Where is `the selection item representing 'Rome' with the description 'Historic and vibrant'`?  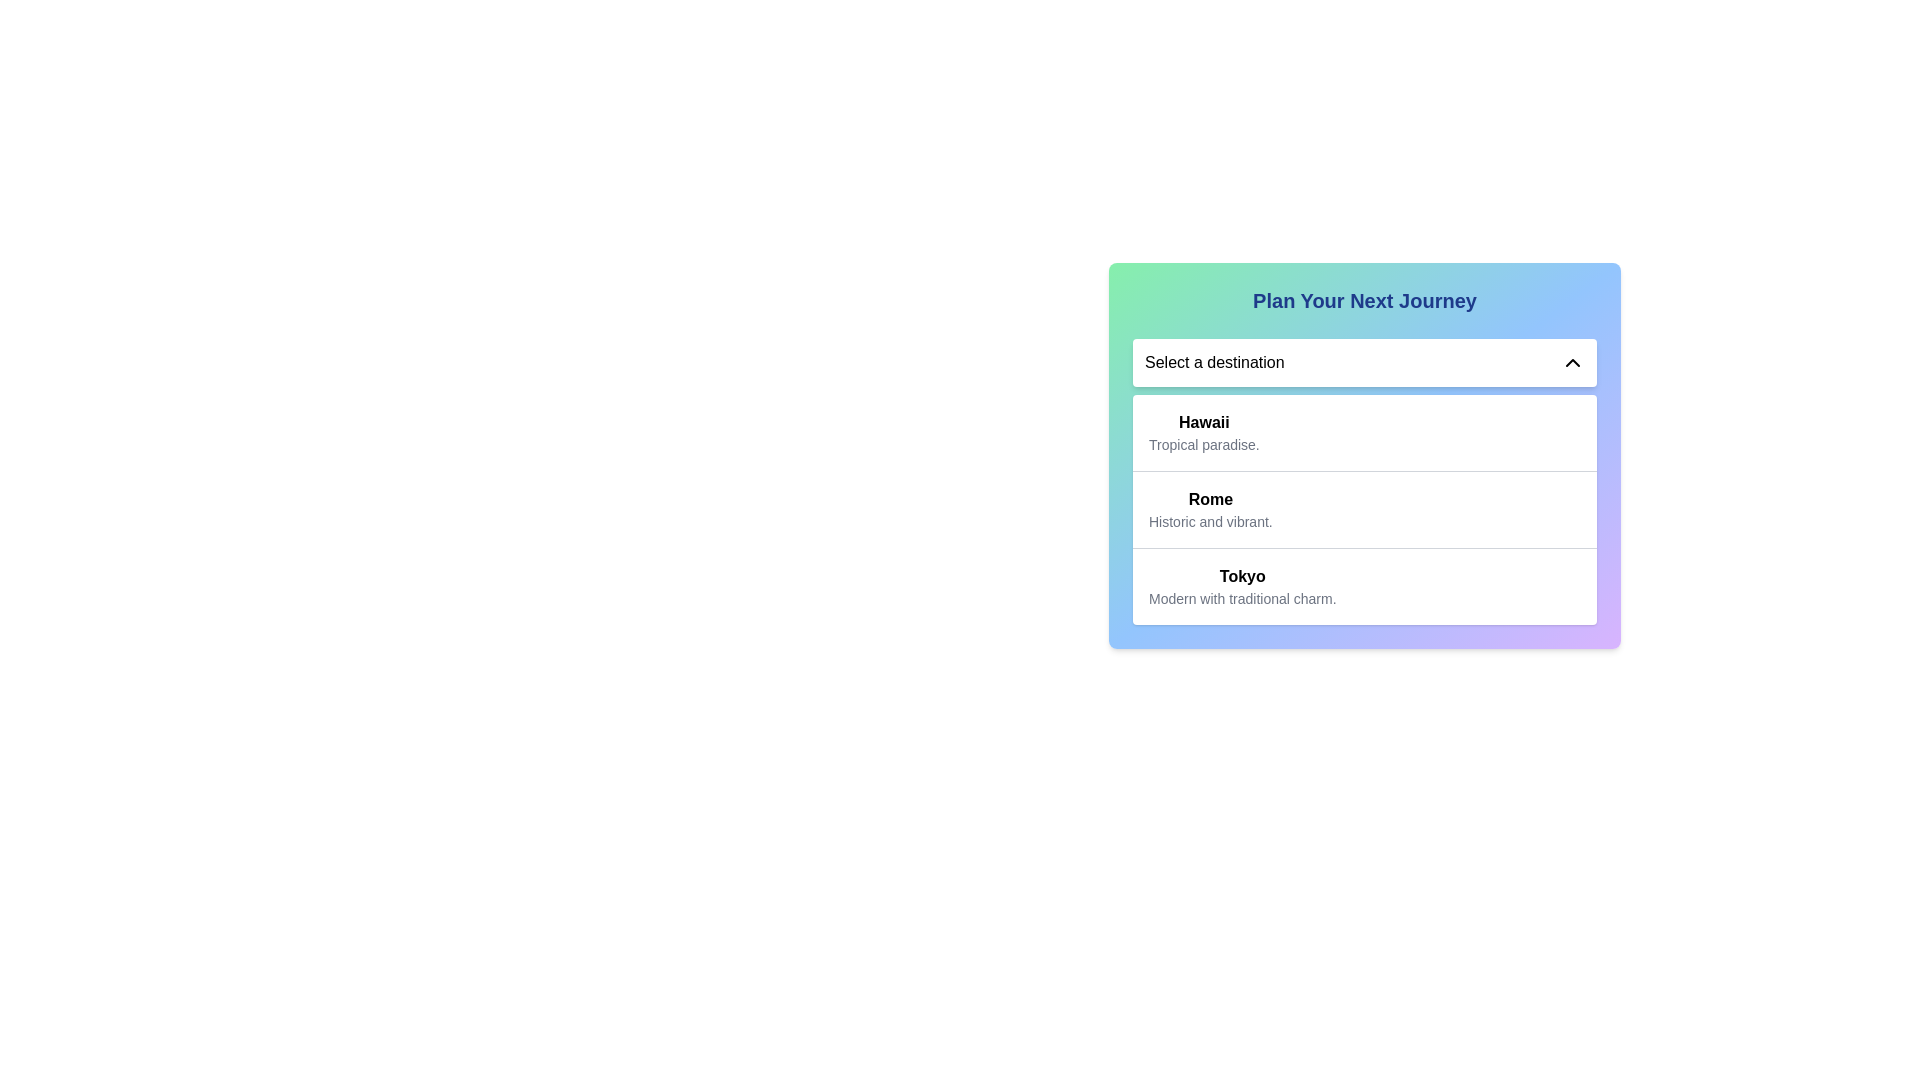
the selection item representing 'Rome' with the description 'Historic and vibrant' is located at coordinates (1363, 508).